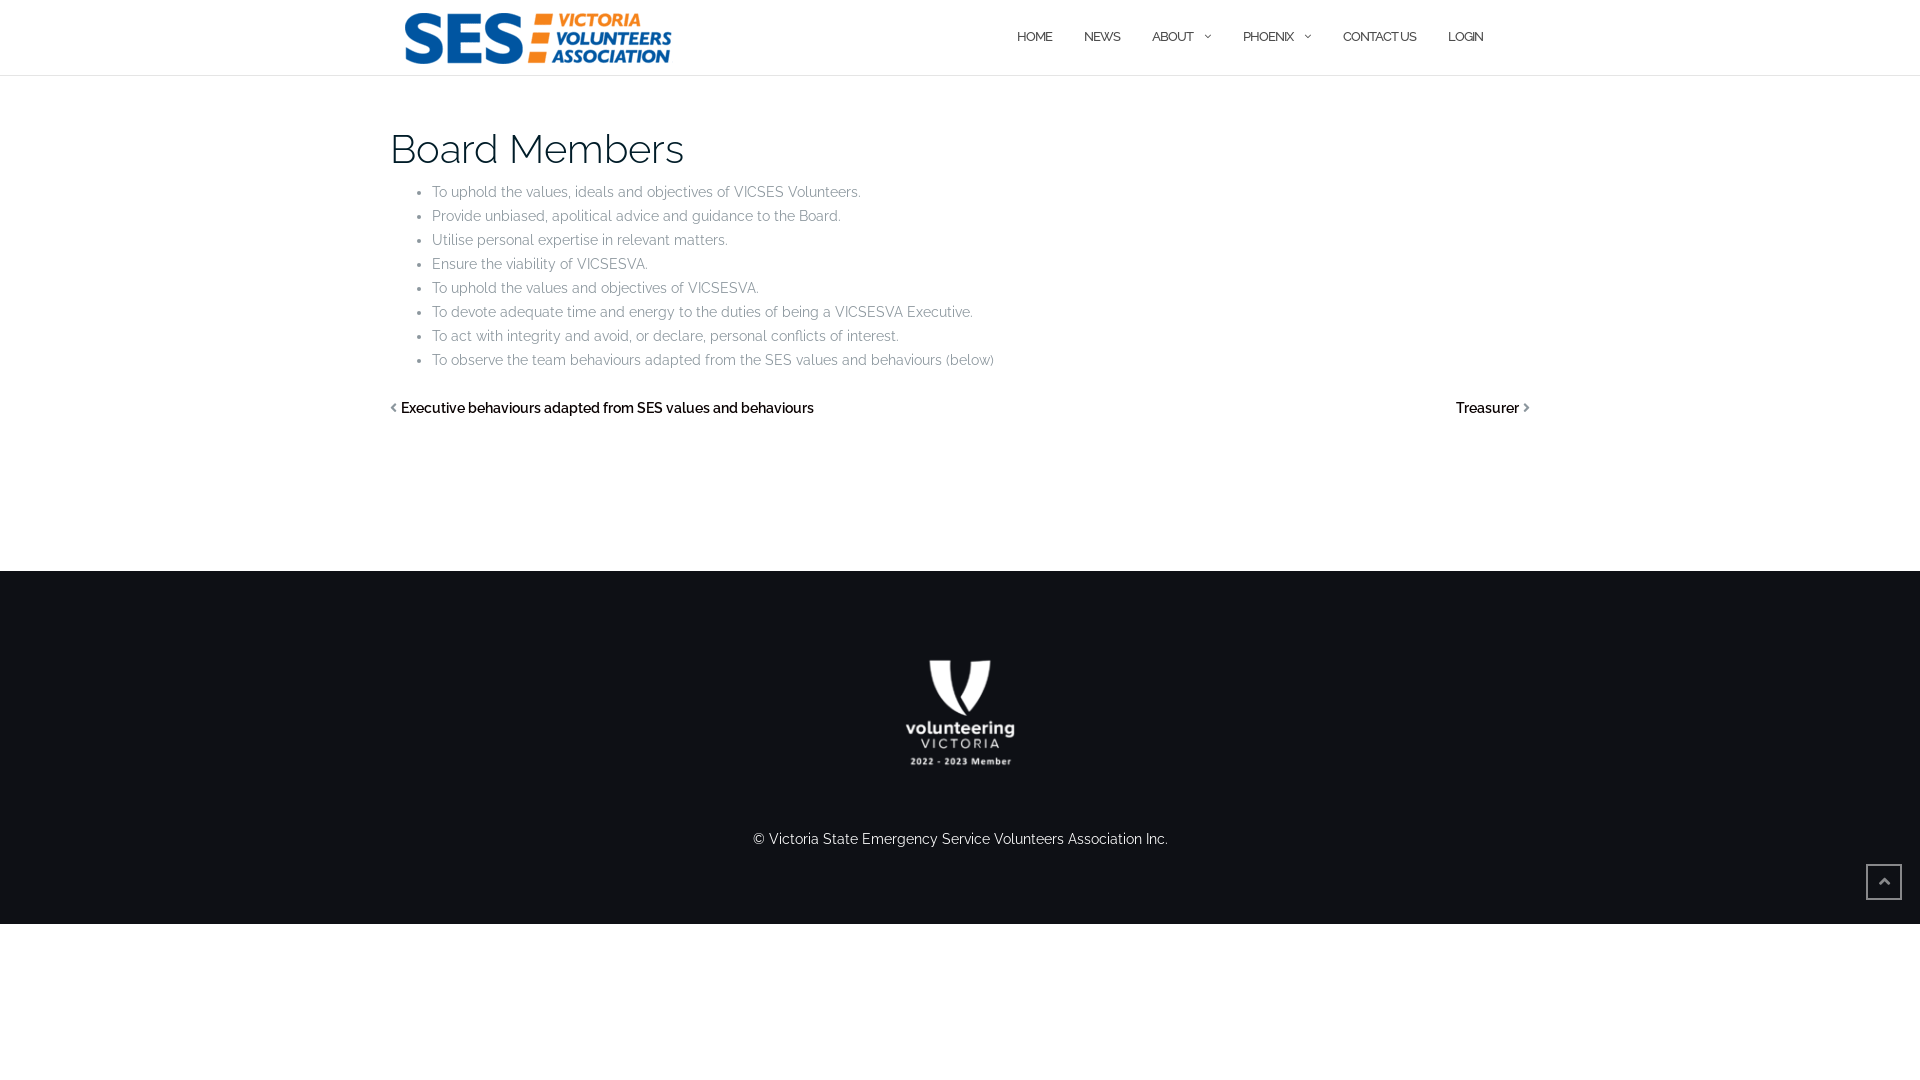  Describe the element at coordinates (1172, 37) in the screenshot. I see `'ABOUT'` at that location.